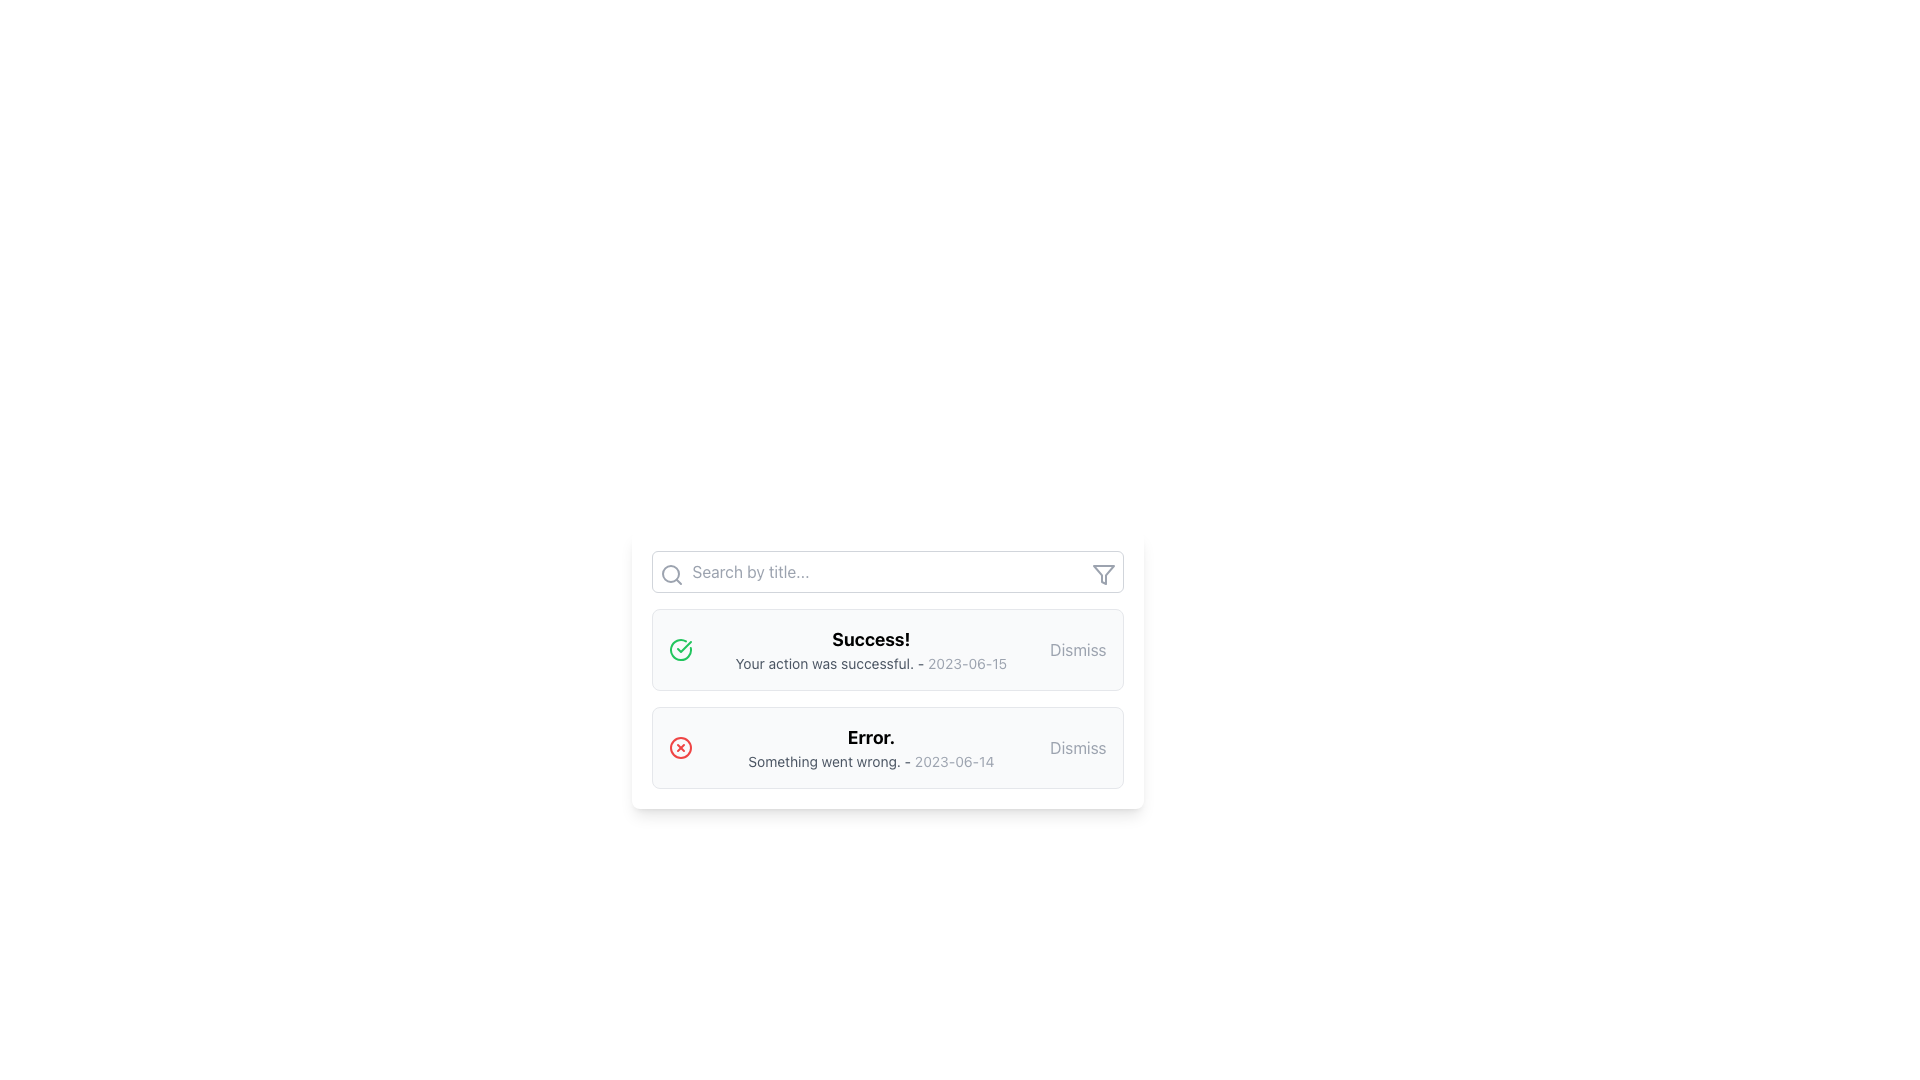 The height and width of the screenshot is (1080, 1920). What do you see at coordinates (1077, 650) in the screenshot?
I see `the dismiss button located to the right of the text 'Your action was successful. - 2023-06-15.' in the notification card` at bounding box center [1077, 650].